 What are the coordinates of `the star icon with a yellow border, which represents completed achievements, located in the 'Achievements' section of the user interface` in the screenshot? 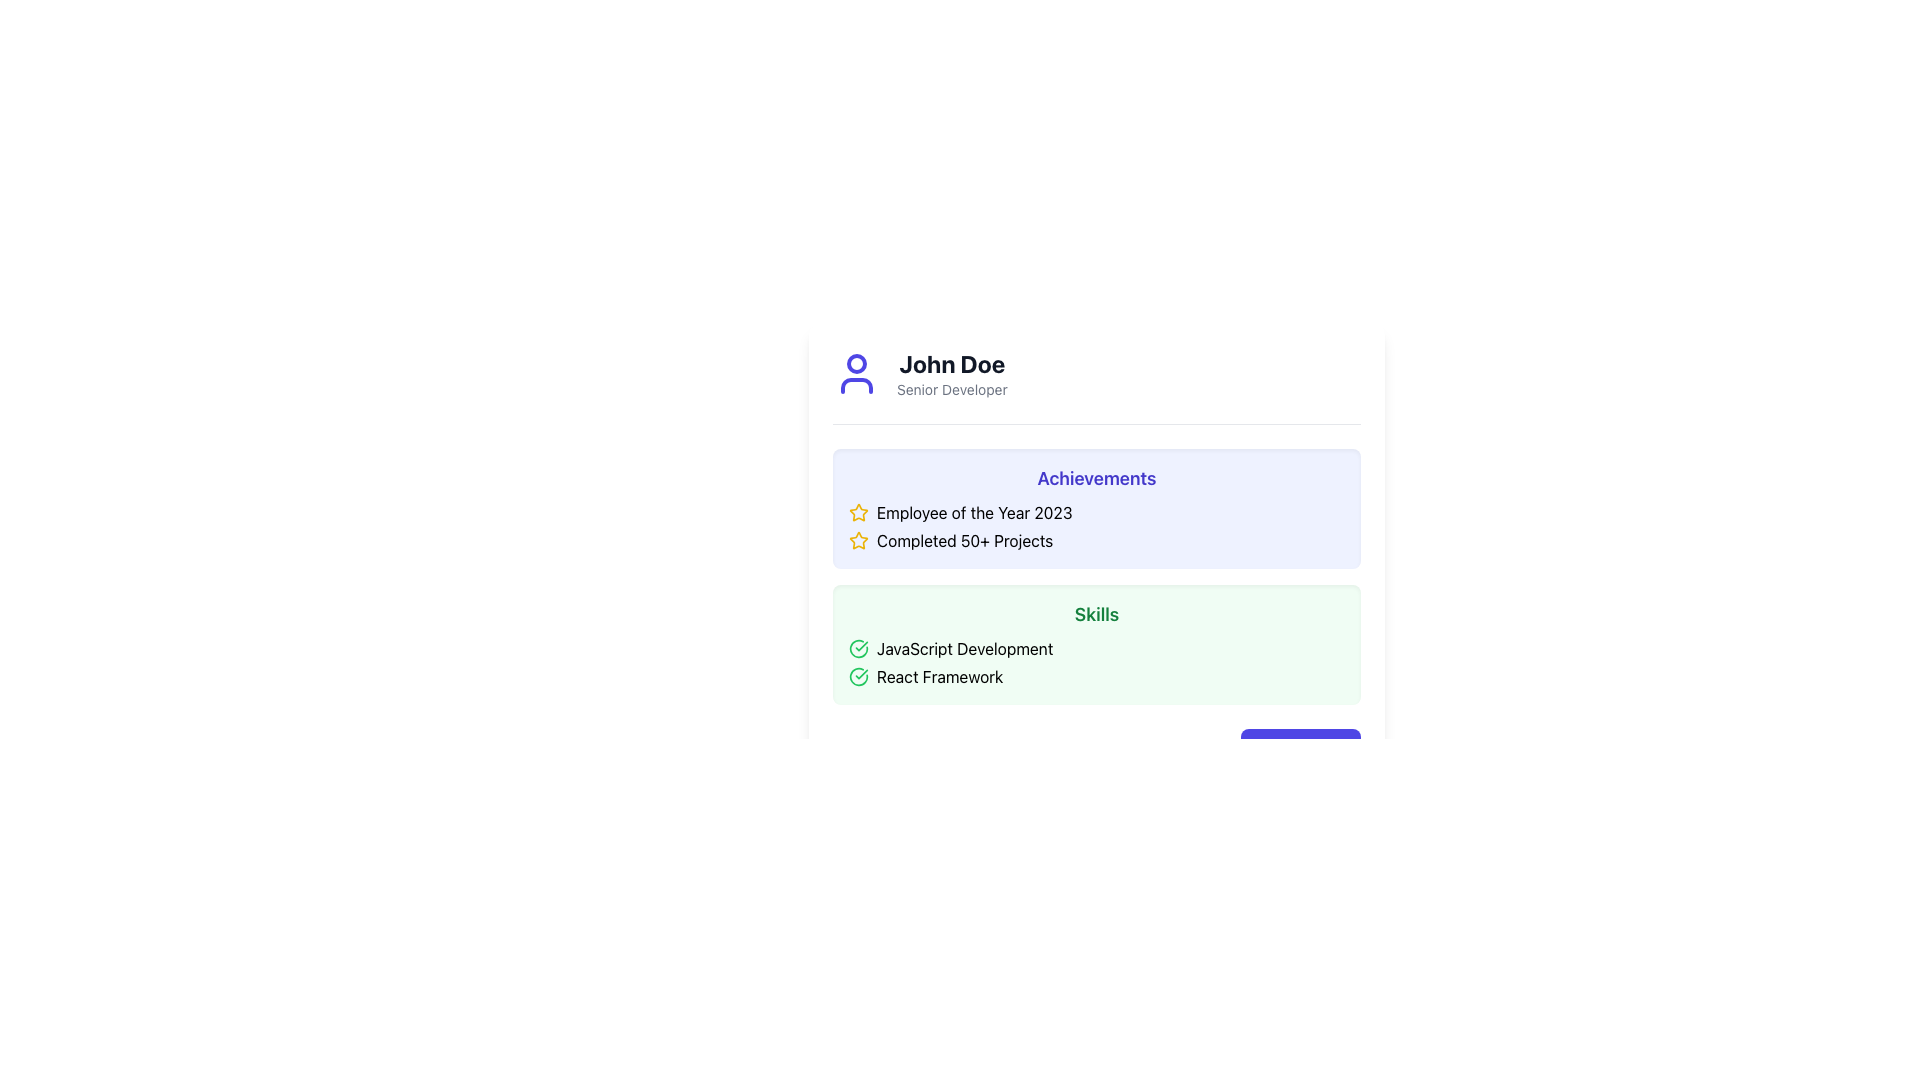 It's located at (859, 511).